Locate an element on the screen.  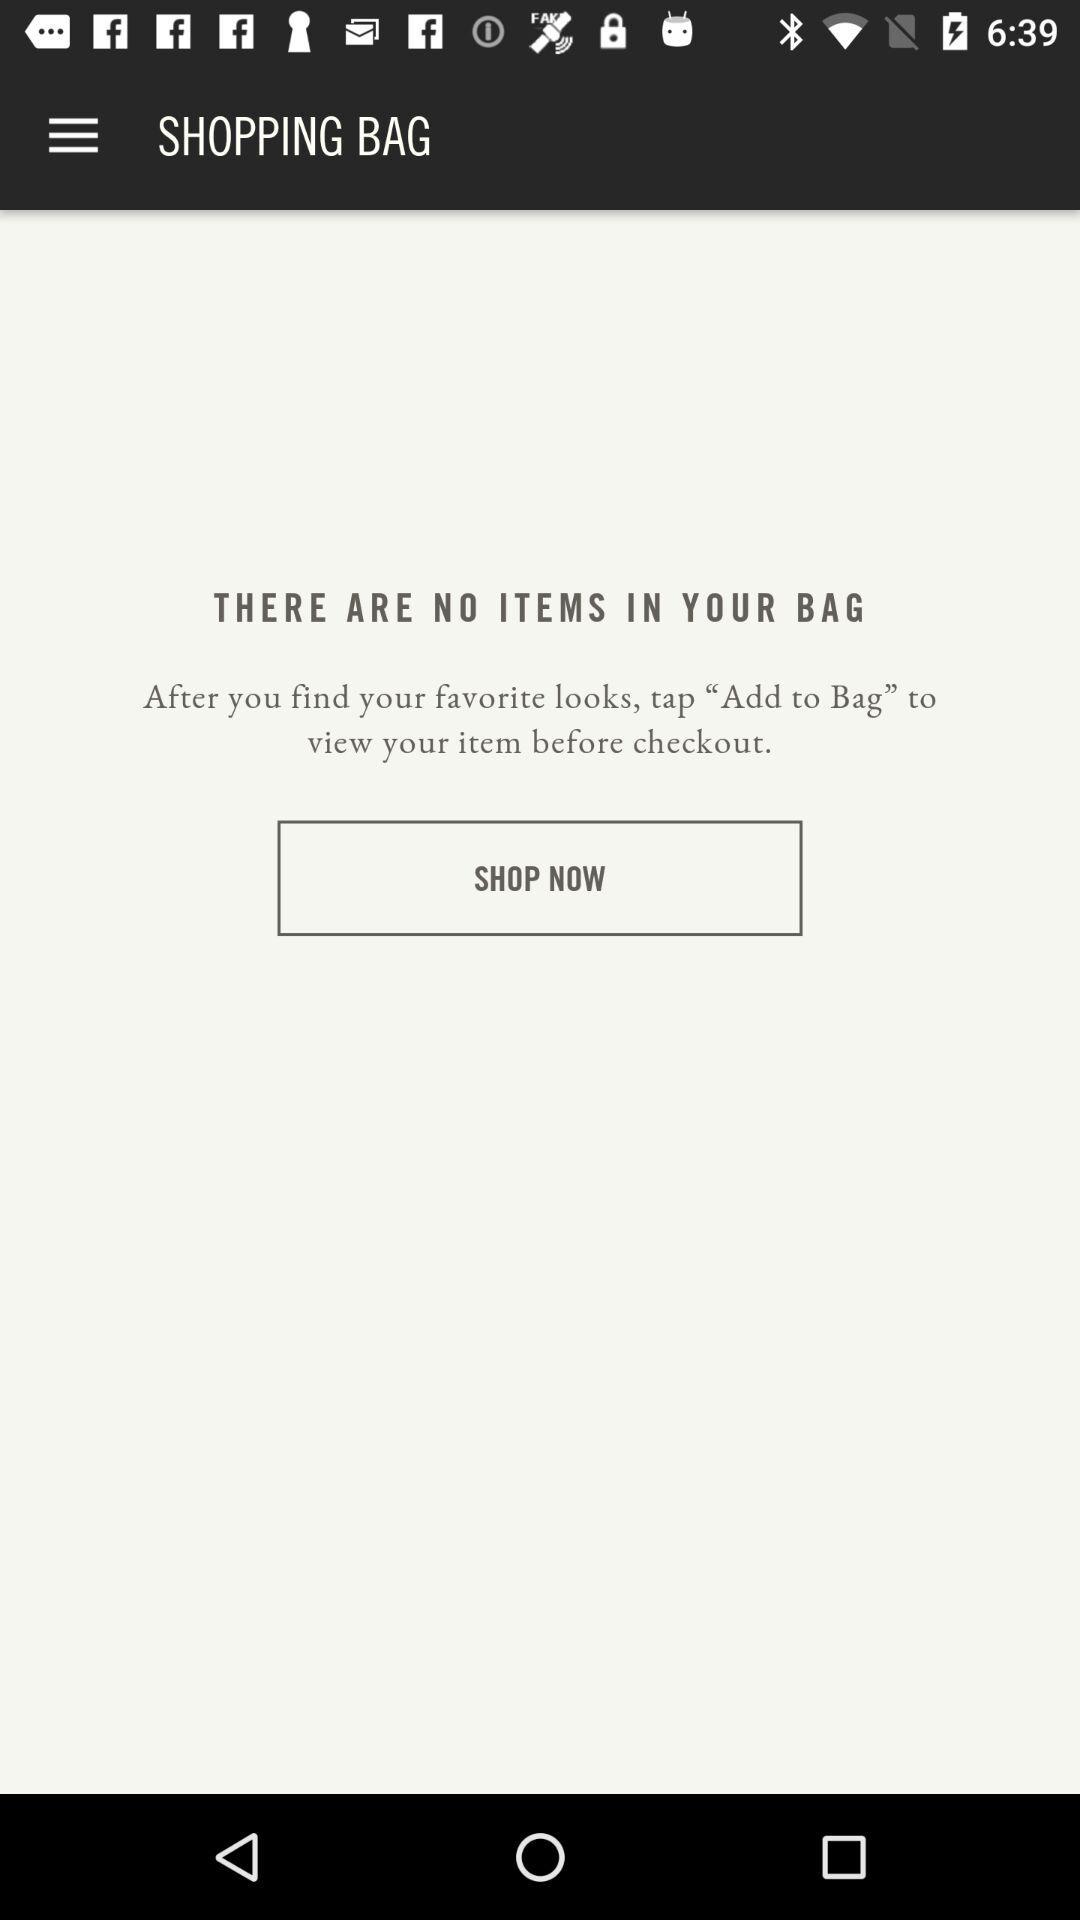
app to the left of the shopping bag is located at coordinates (72, 135).